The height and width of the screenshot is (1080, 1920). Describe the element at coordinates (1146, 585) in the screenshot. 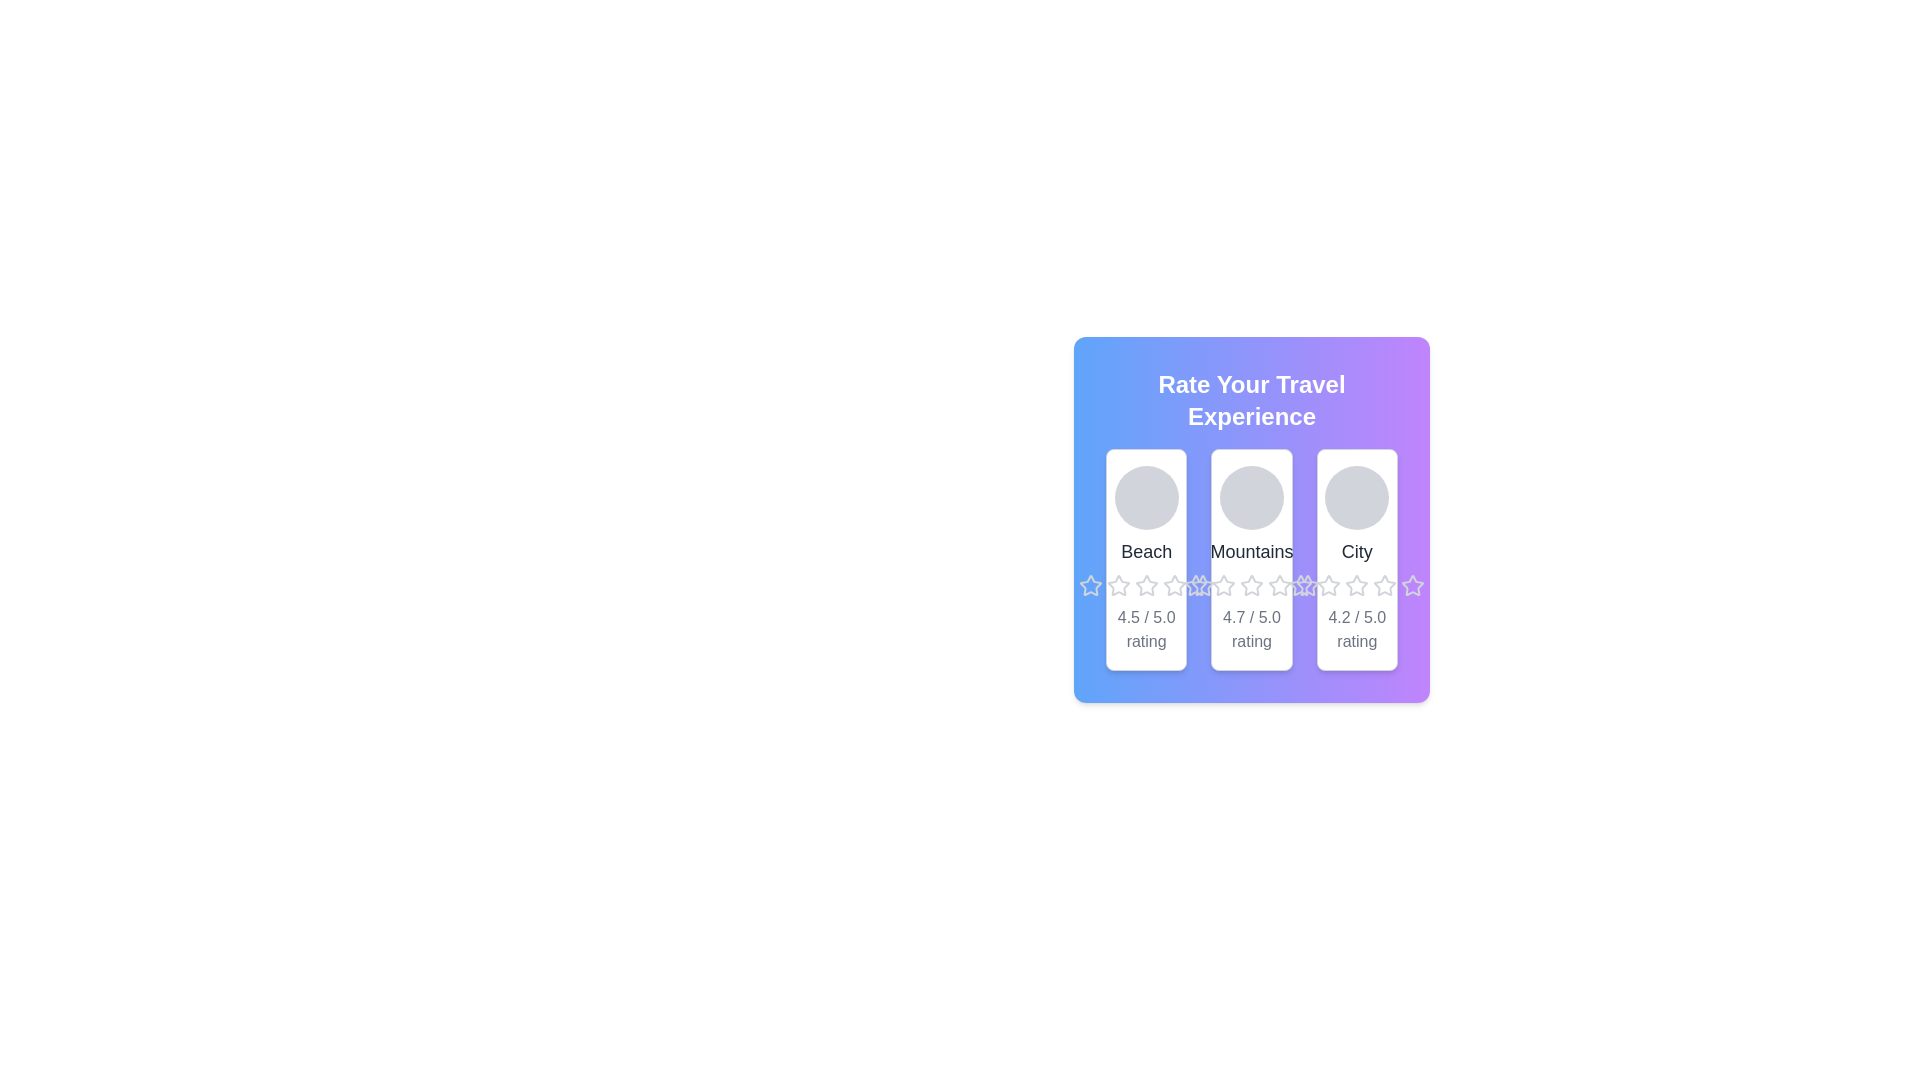

I see `the third star in the rating control on the 'Beach' card to indicate a rating of three out of five` at that location.